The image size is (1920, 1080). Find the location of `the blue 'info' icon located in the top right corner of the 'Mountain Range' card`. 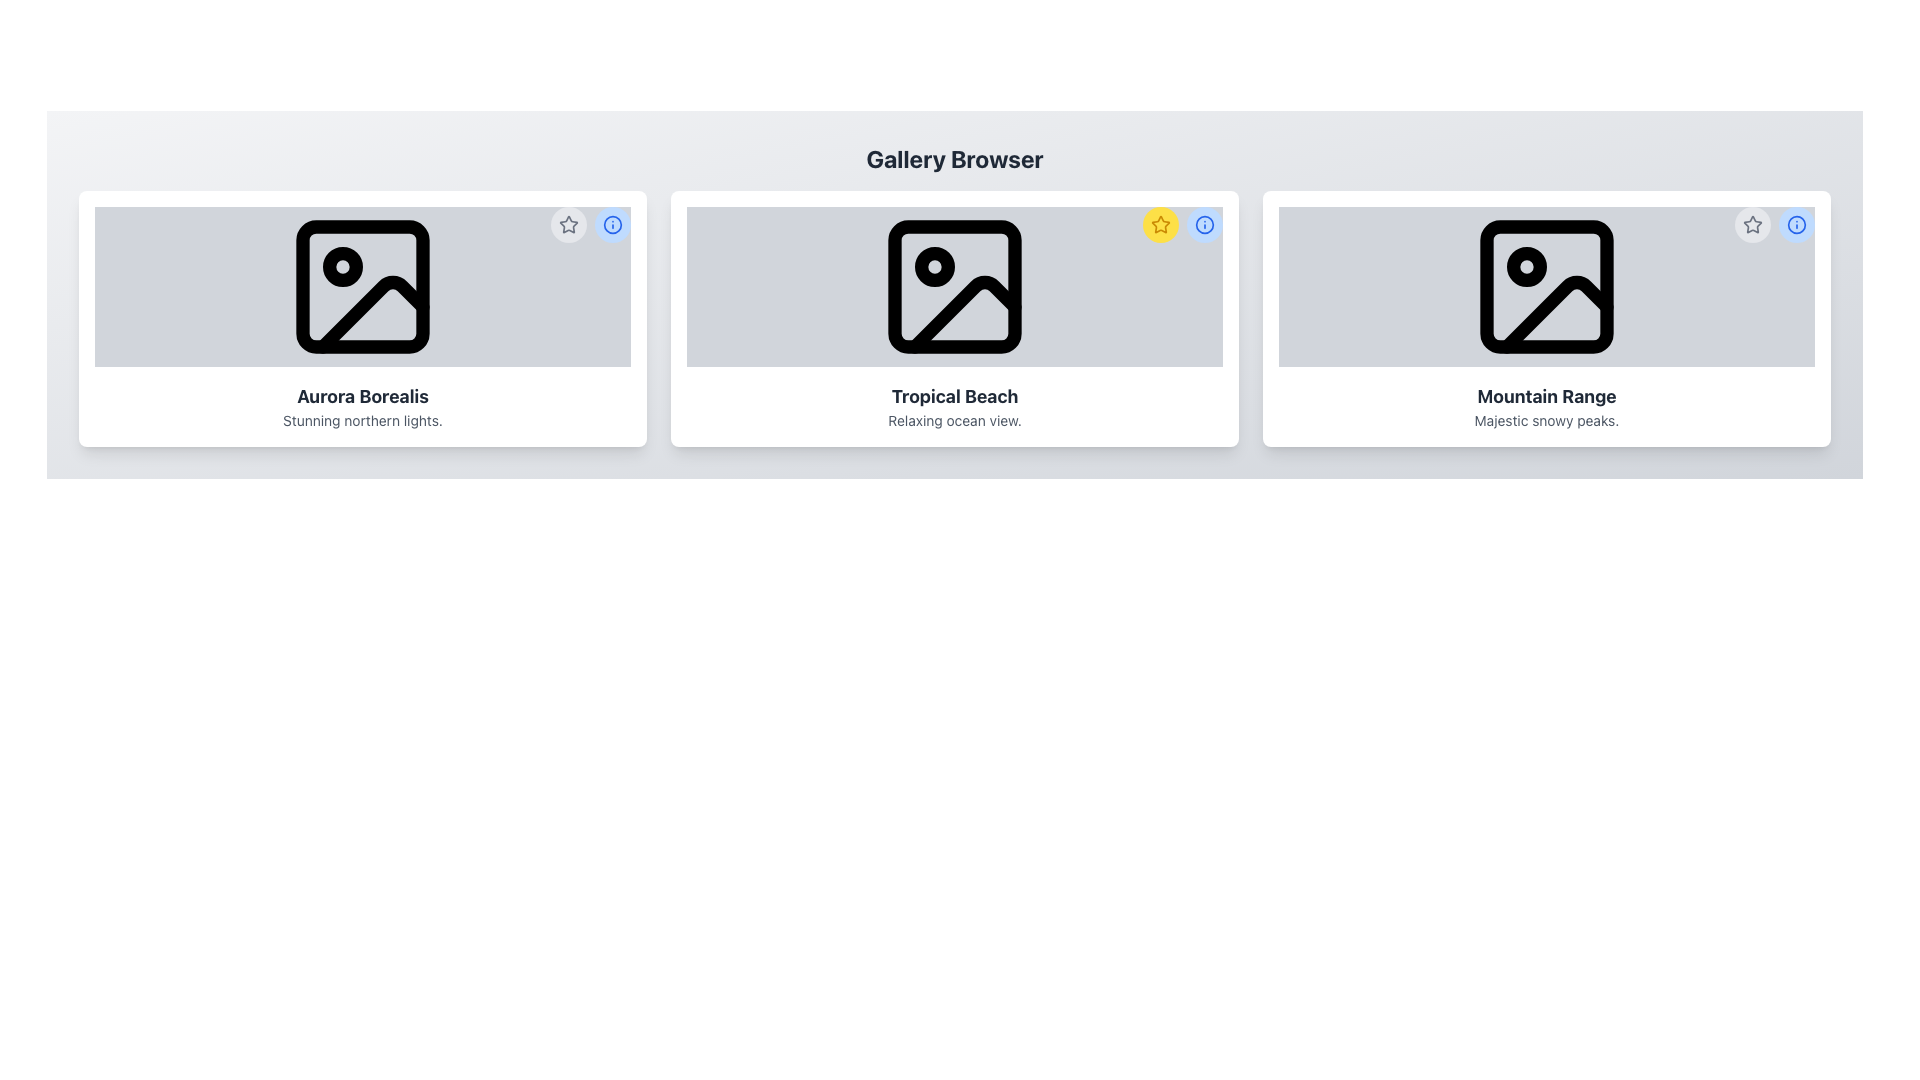

the blue 'info' icon located in the top right corner of the 'Mountain Range' card is located at coordinates (1775, 224).